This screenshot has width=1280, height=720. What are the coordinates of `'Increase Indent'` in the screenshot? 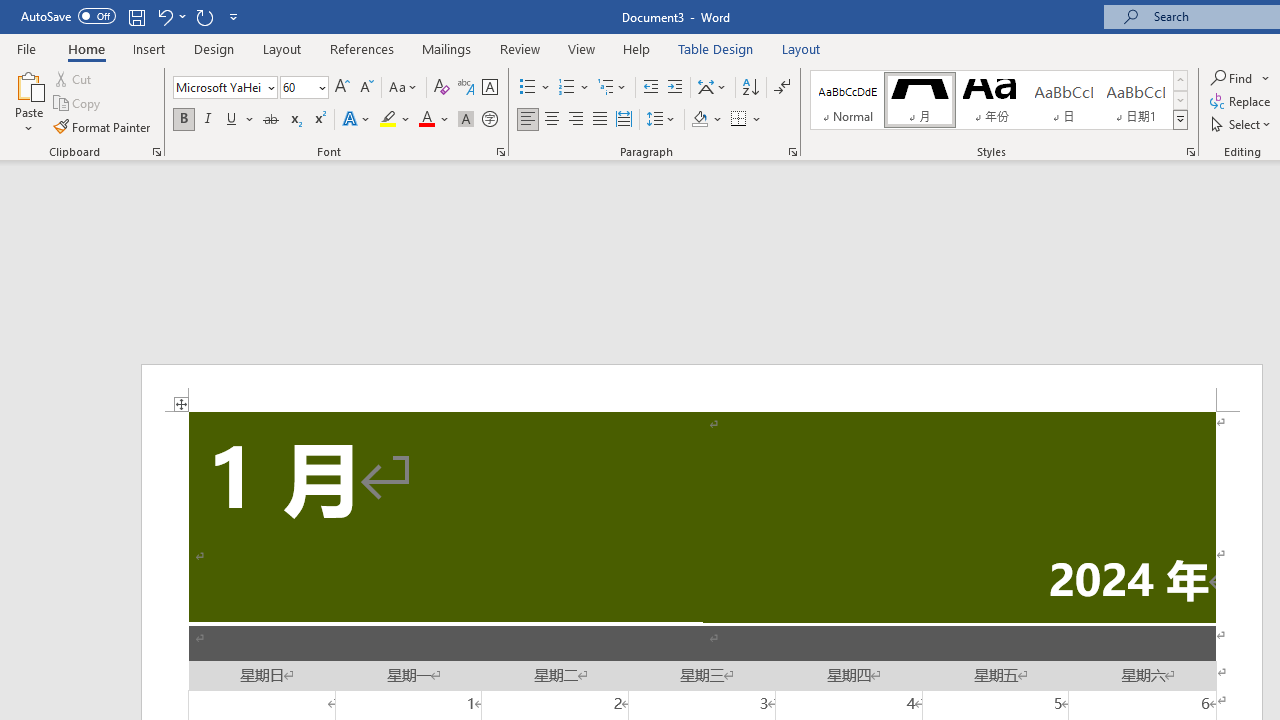 It's located at (675, 86).